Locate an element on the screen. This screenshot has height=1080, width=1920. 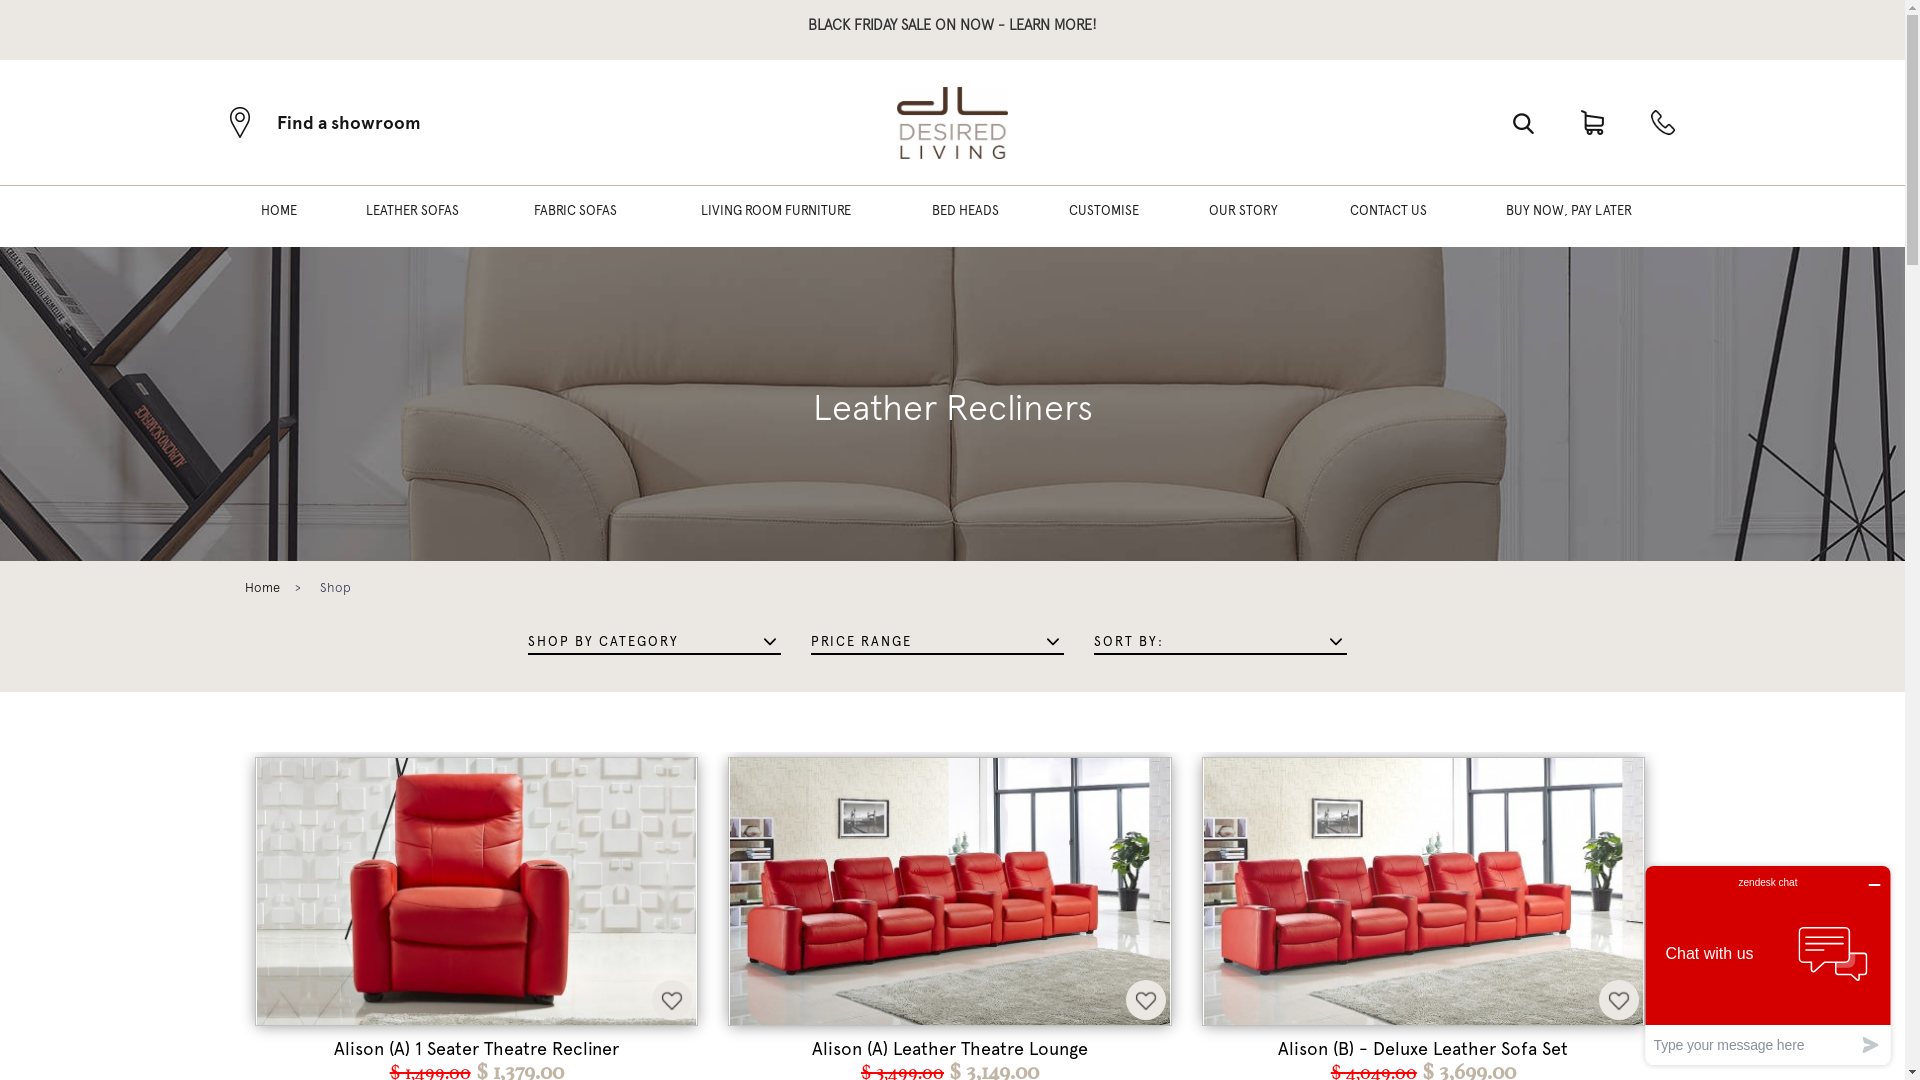
'CONTACT US' is located at coordinates (1387, 216).